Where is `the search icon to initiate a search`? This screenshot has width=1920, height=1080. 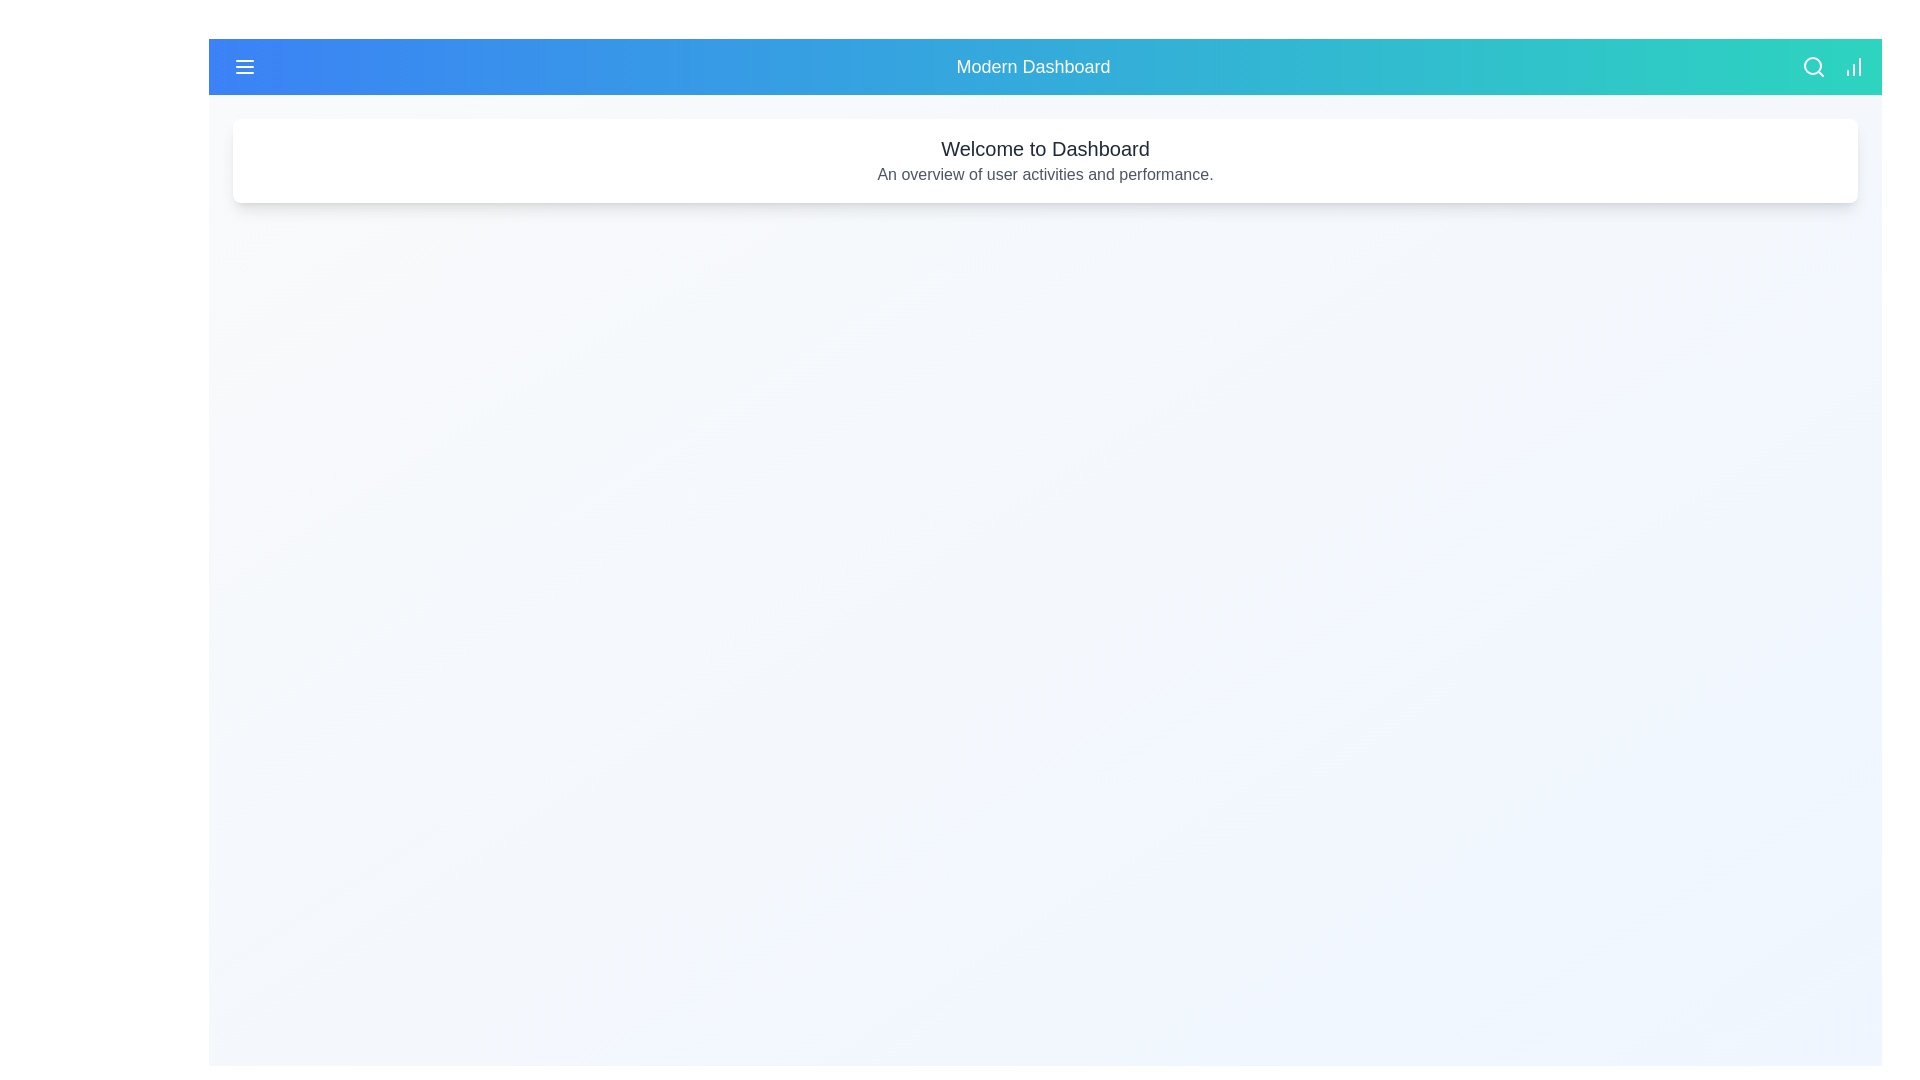
the search icon to initiate a search is located at coordinates (1814, 65).